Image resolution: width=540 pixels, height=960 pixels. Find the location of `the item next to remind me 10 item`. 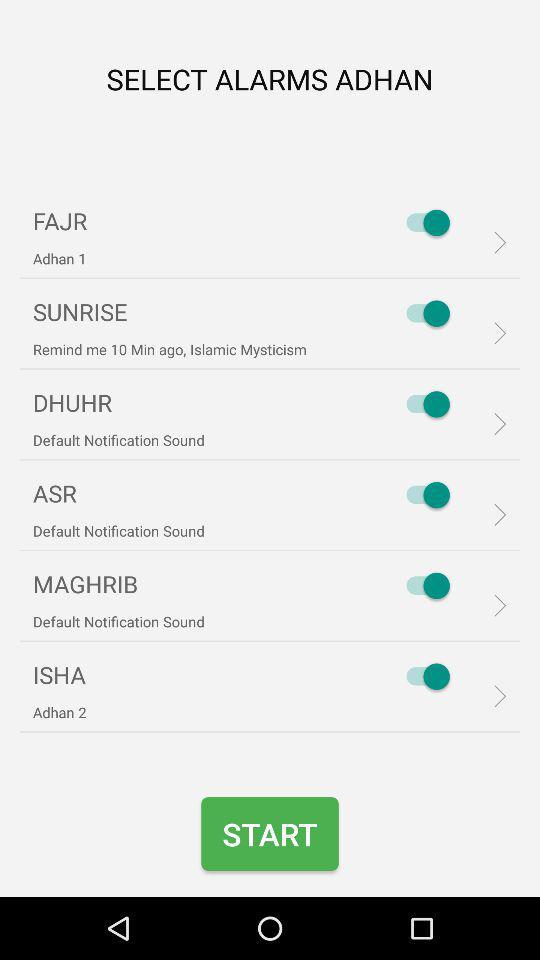

the item next to remind me 10 item is located at coordinates (422, 313).